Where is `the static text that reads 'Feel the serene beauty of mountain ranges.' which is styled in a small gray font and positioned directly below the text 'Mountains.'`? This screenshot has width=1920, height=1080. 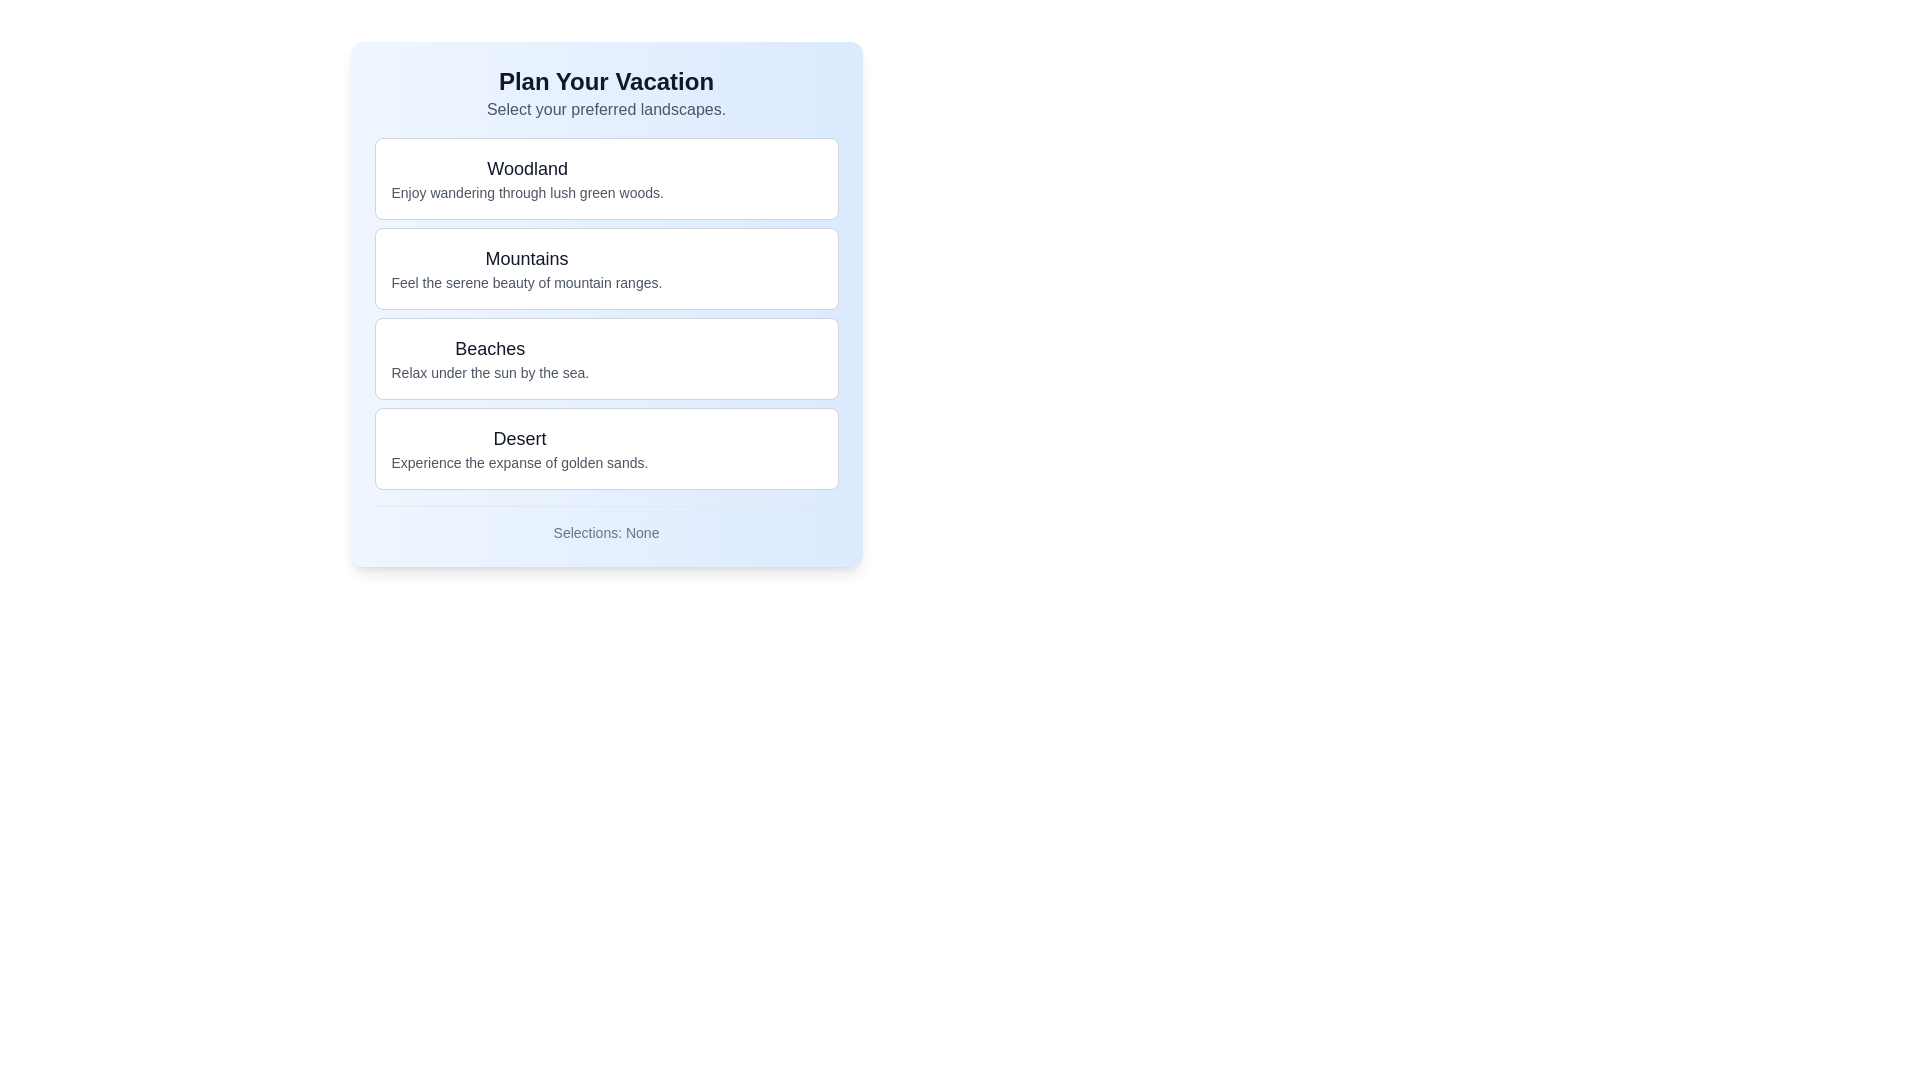
the static text that reads 'Feel the serene beauty of mountain ranges.' which is styled in a small gray font and positioned directly below the text 'Mountains.' is located at coordinates (526, 282).